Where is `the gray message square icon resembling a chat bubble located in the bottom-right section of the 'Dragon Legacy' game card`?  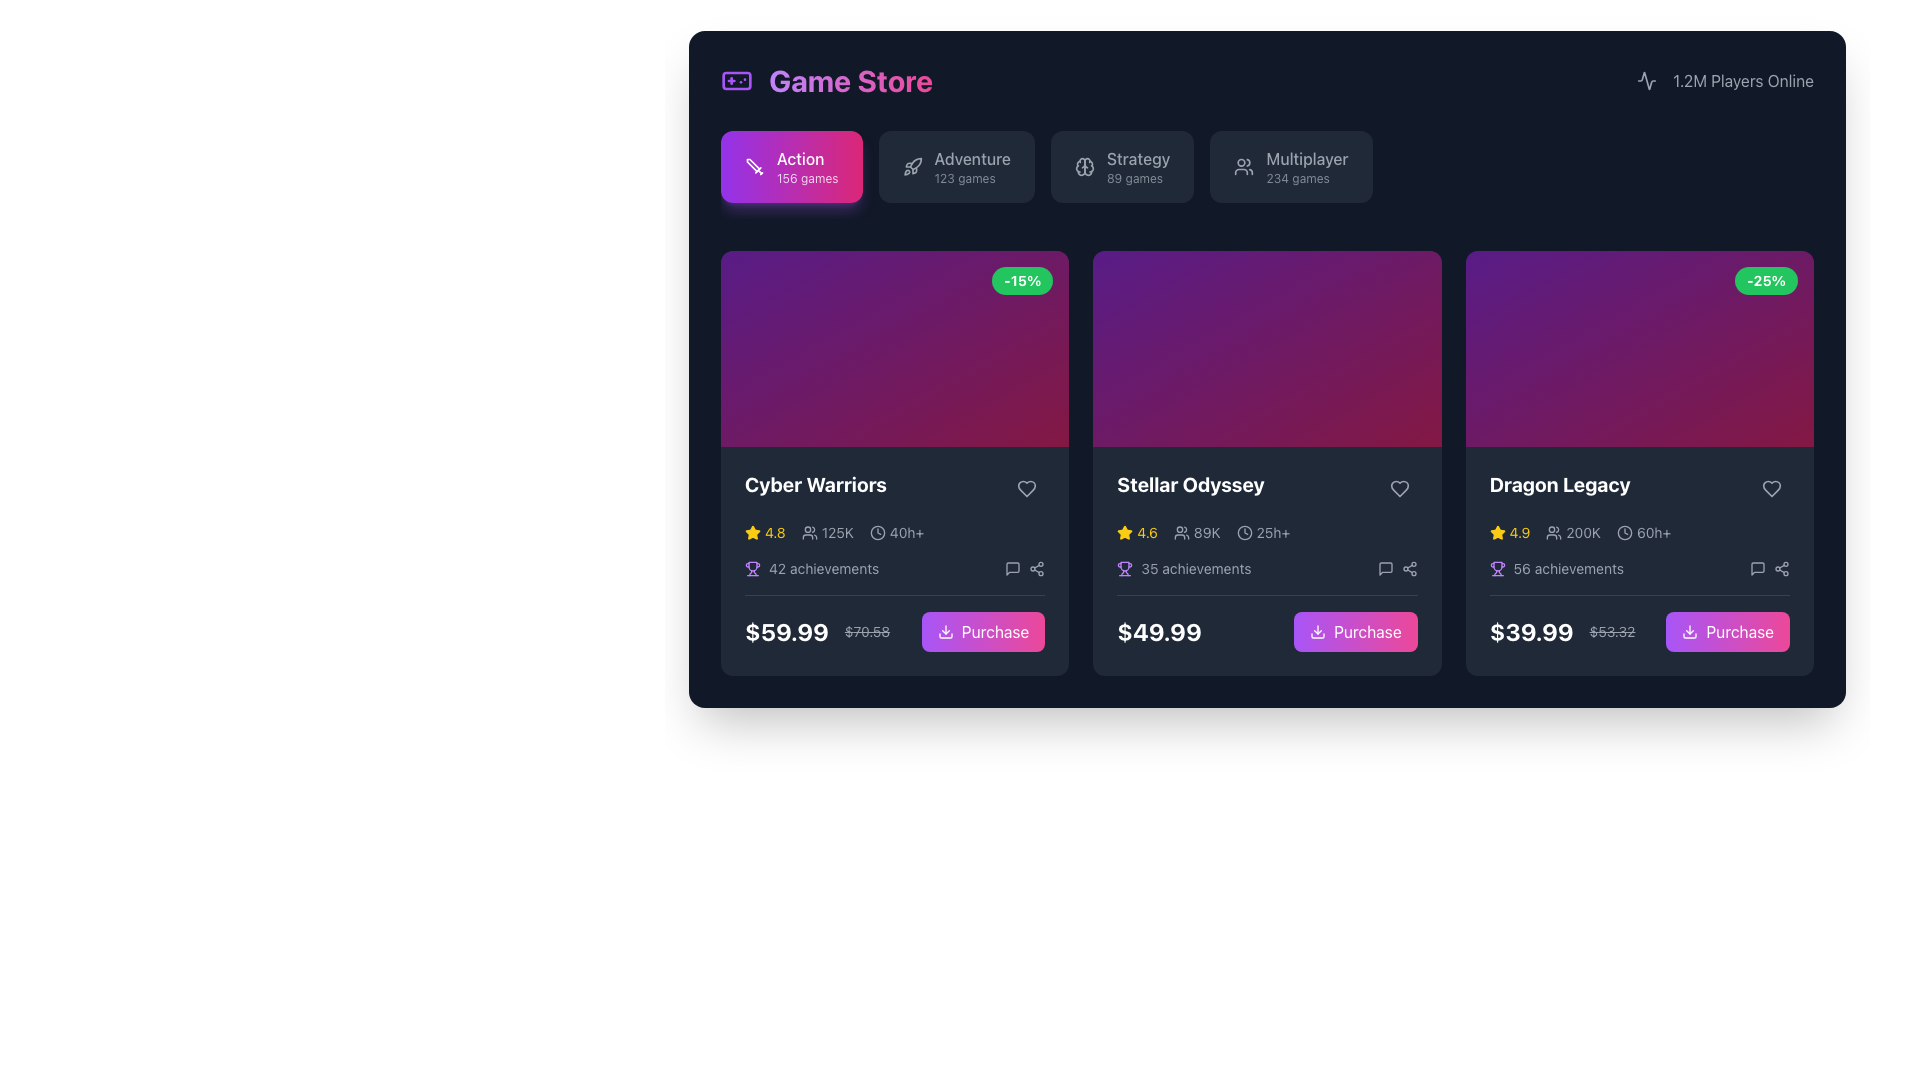
the gray message square icon resembling a chat bubble located in the bottom-right section of the 'Dragon Legacy' game card is located at coordinates (1756, 567).